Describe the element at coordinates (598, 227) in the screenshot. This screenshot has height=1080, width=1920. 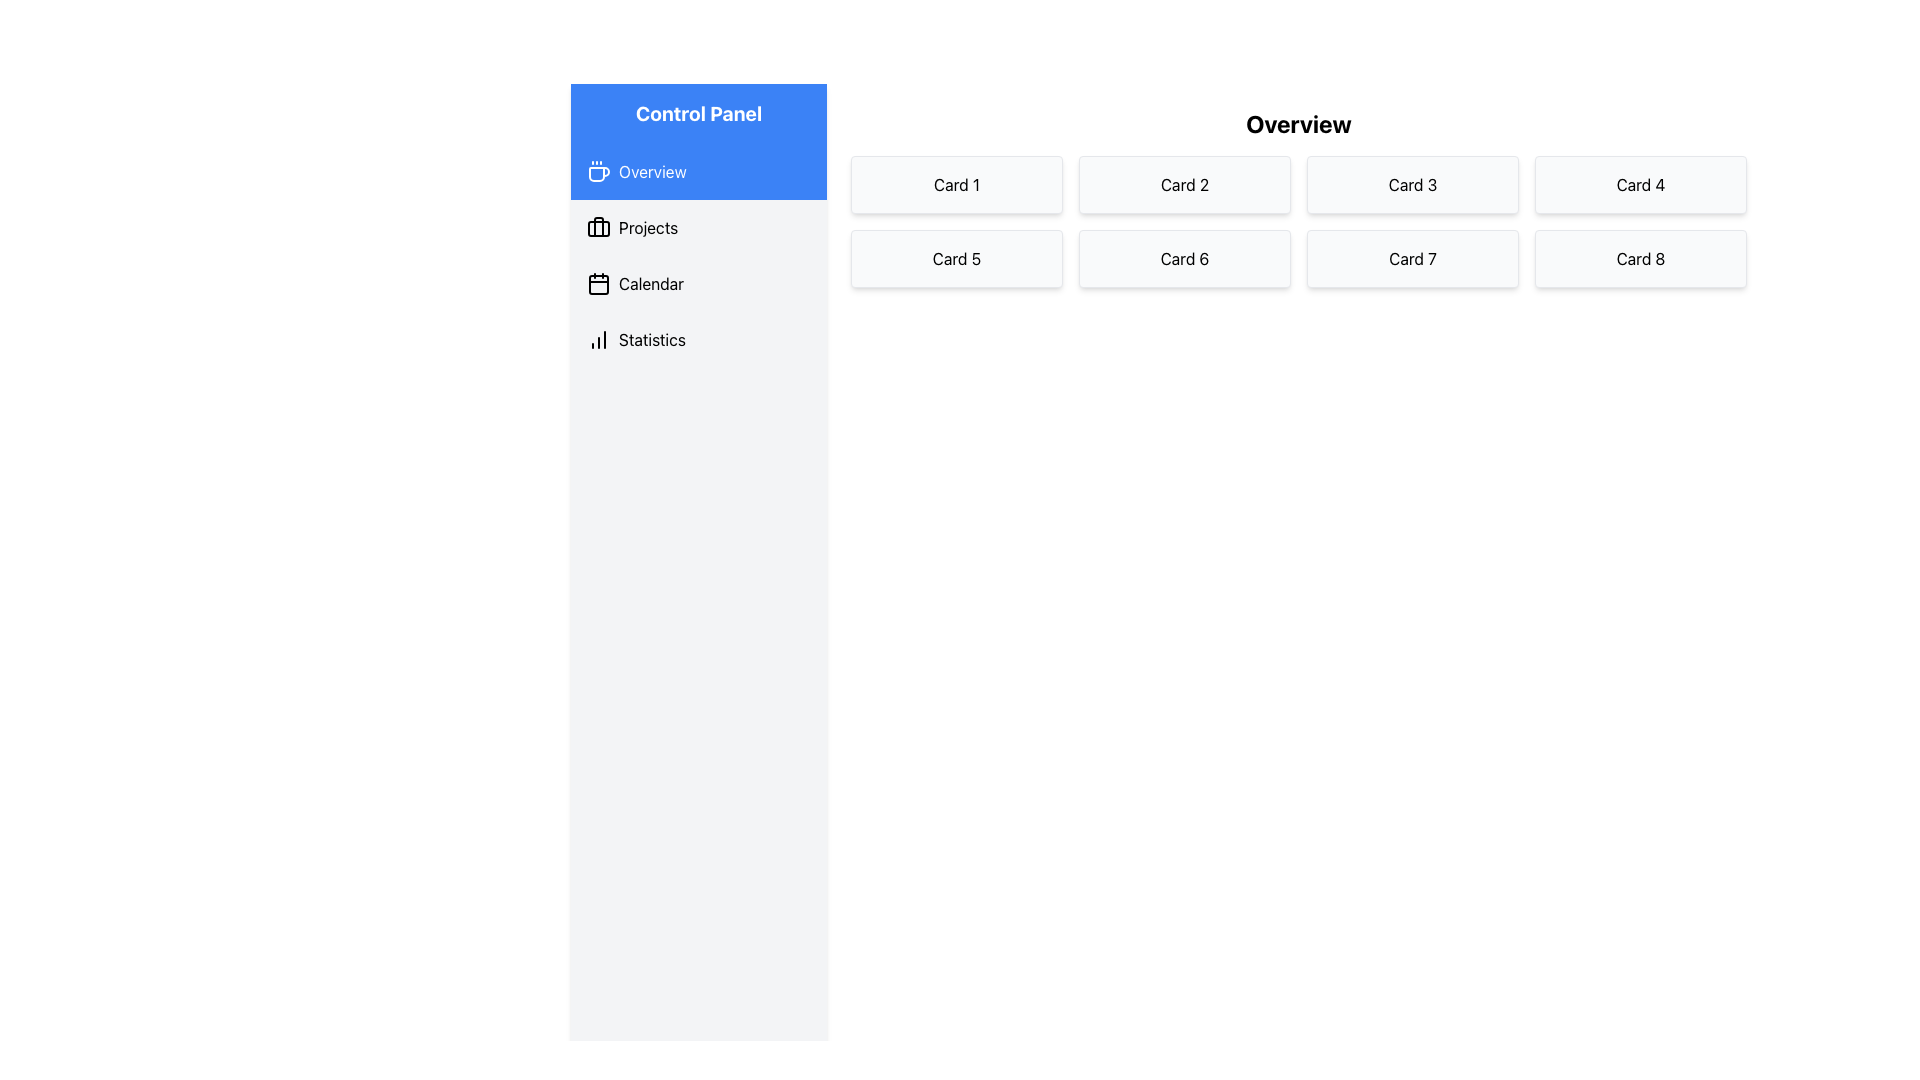
I see `the main body of the briefcase icon in the 'Projects' section of the sidebar menu` at that location.